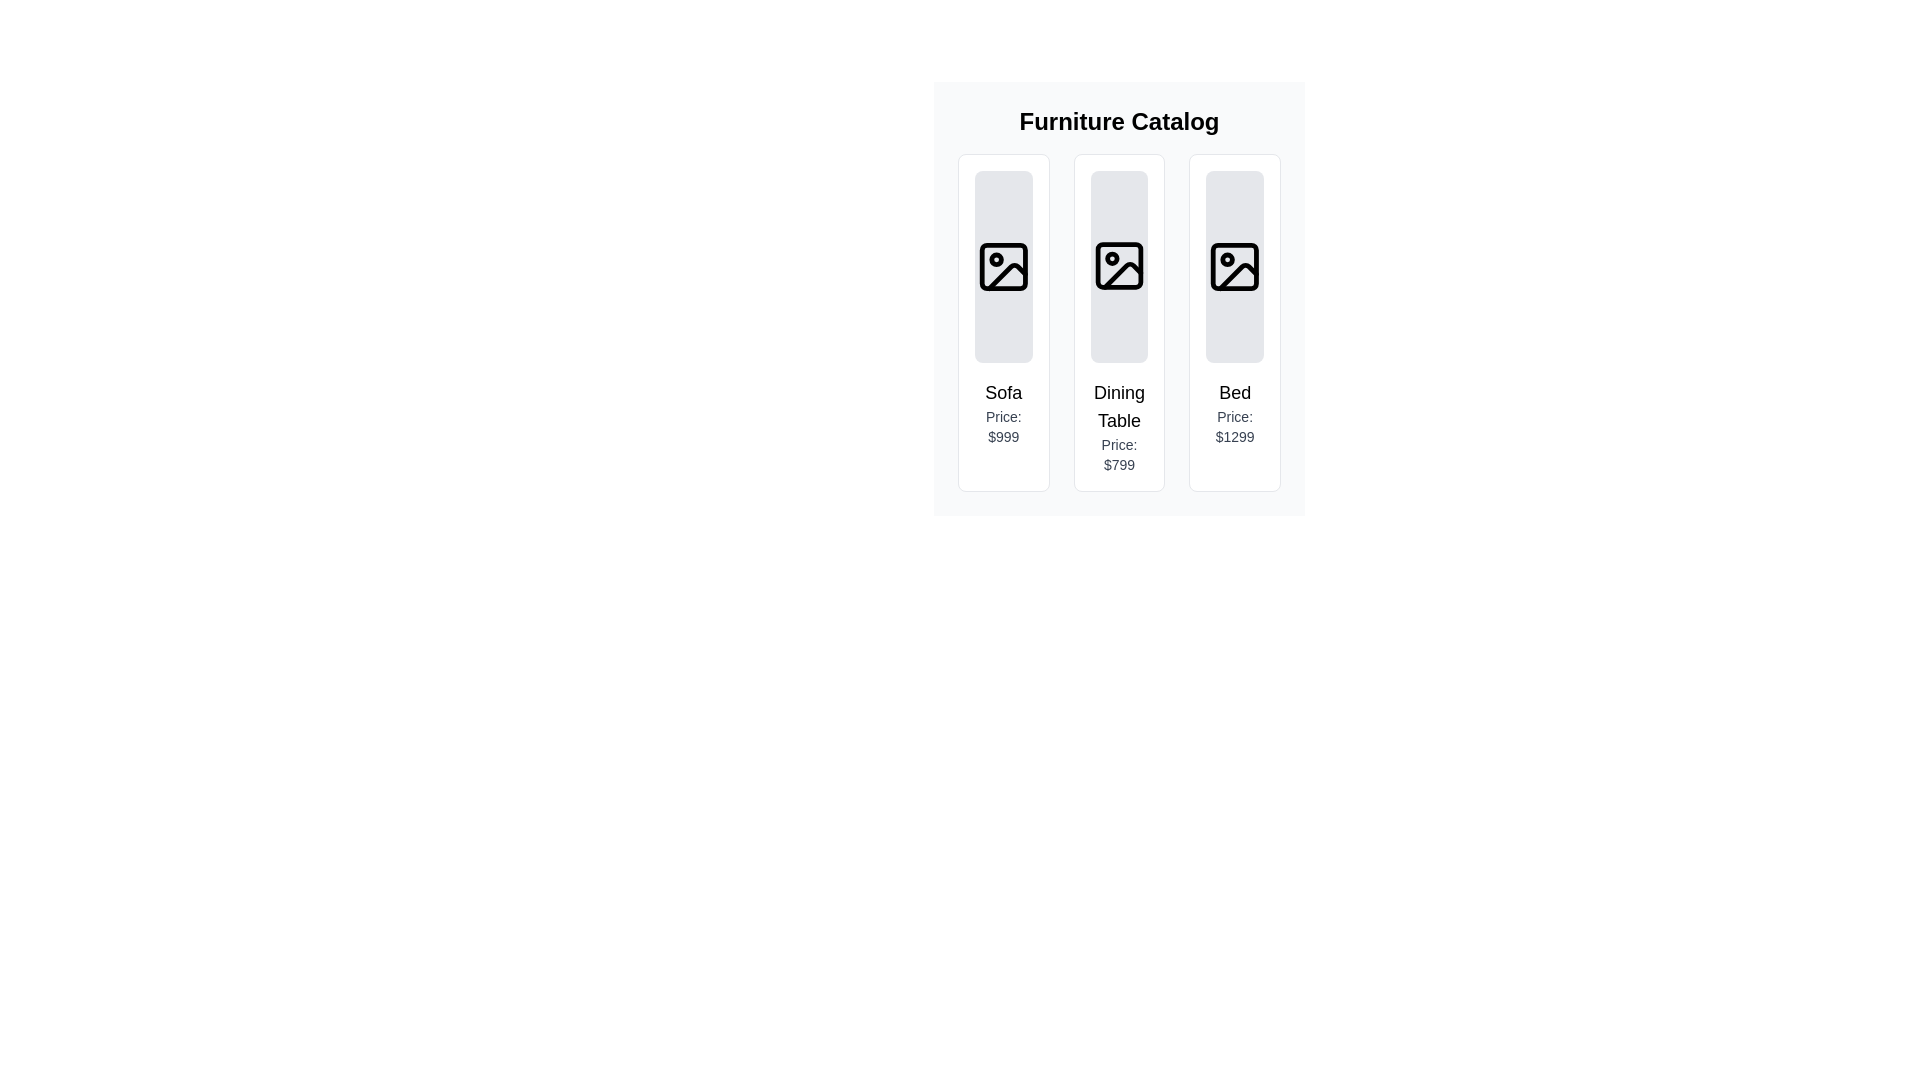 The height and width of the screenshot is (1080, 1920). Describe the element at coordinates (1234, 426) in the screenshot. I see `static text display showing the price '$1299' located below the 'Bed' label in the rightmost card of the layout` at that location.